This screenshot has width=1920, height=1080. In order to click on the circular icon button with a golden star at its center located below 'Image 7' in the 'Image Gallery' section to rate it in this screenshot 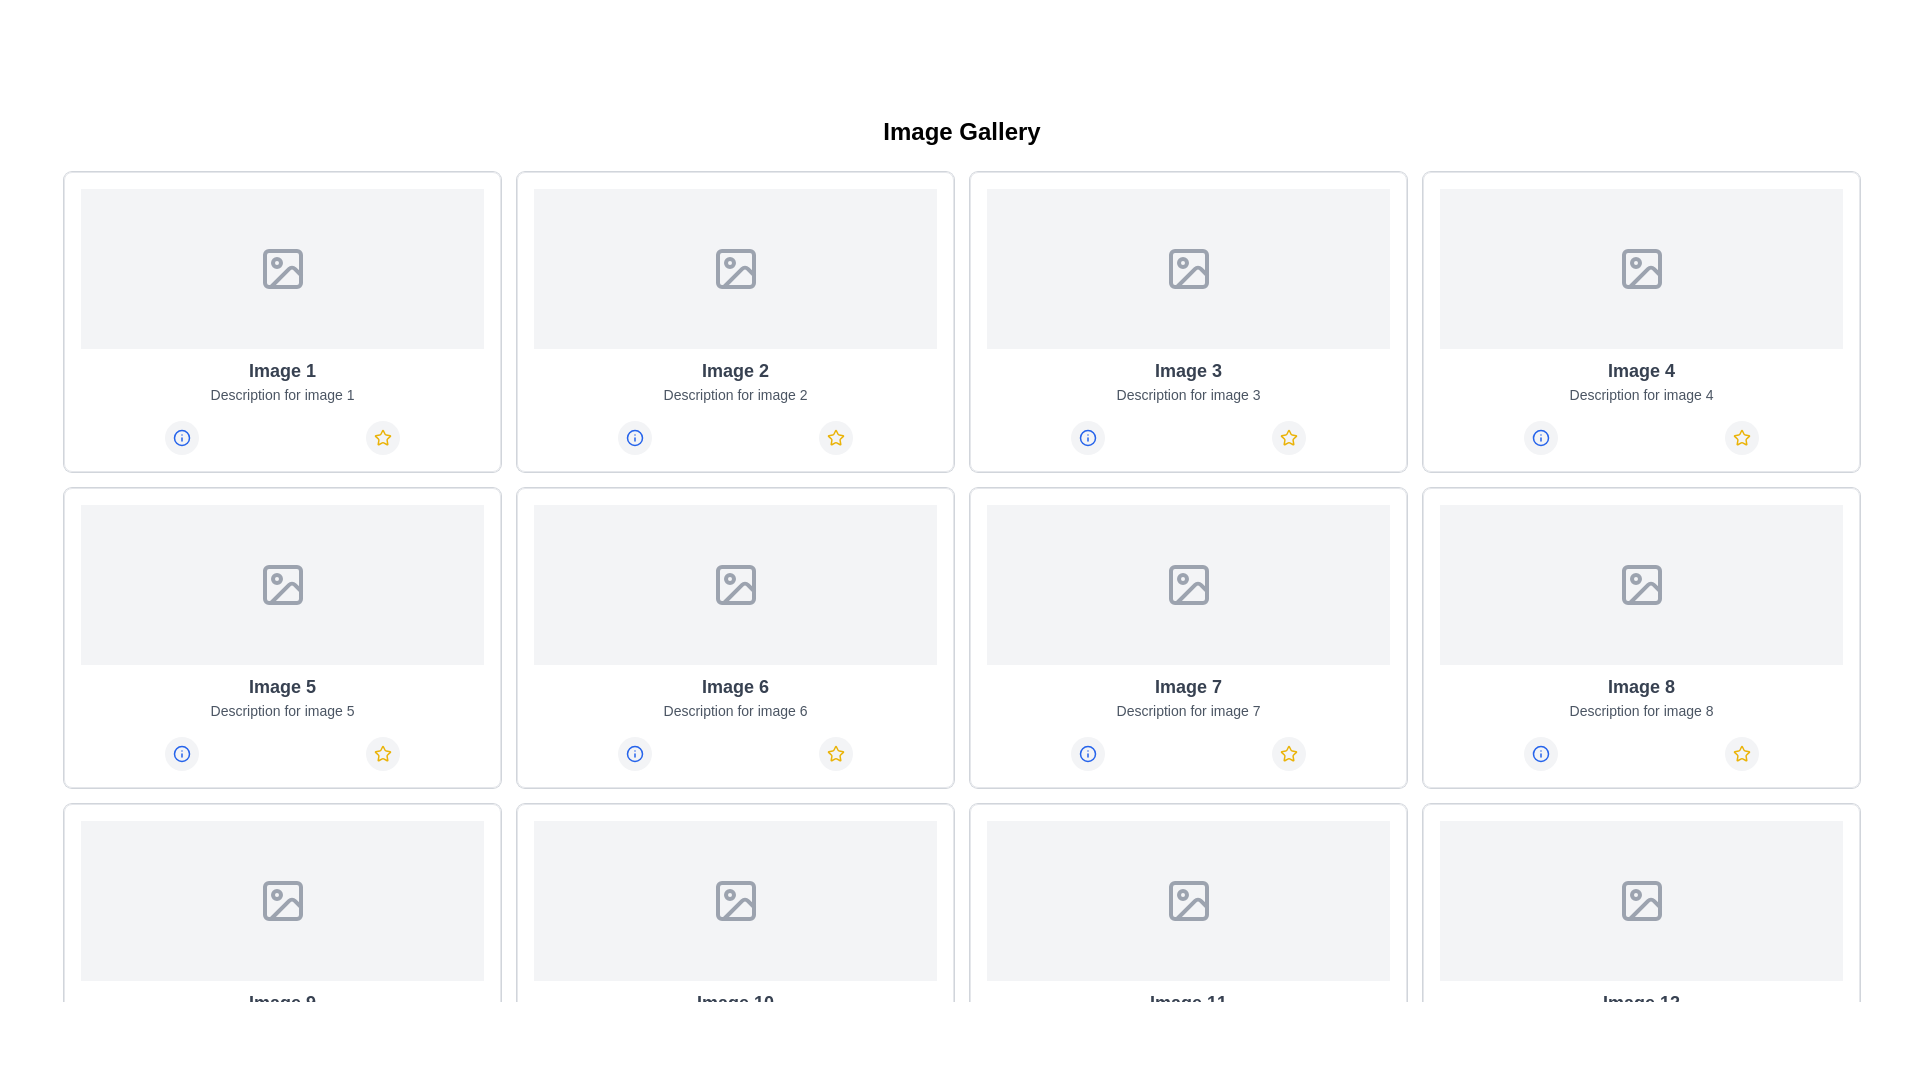, I will do `click(1289, 753)`.